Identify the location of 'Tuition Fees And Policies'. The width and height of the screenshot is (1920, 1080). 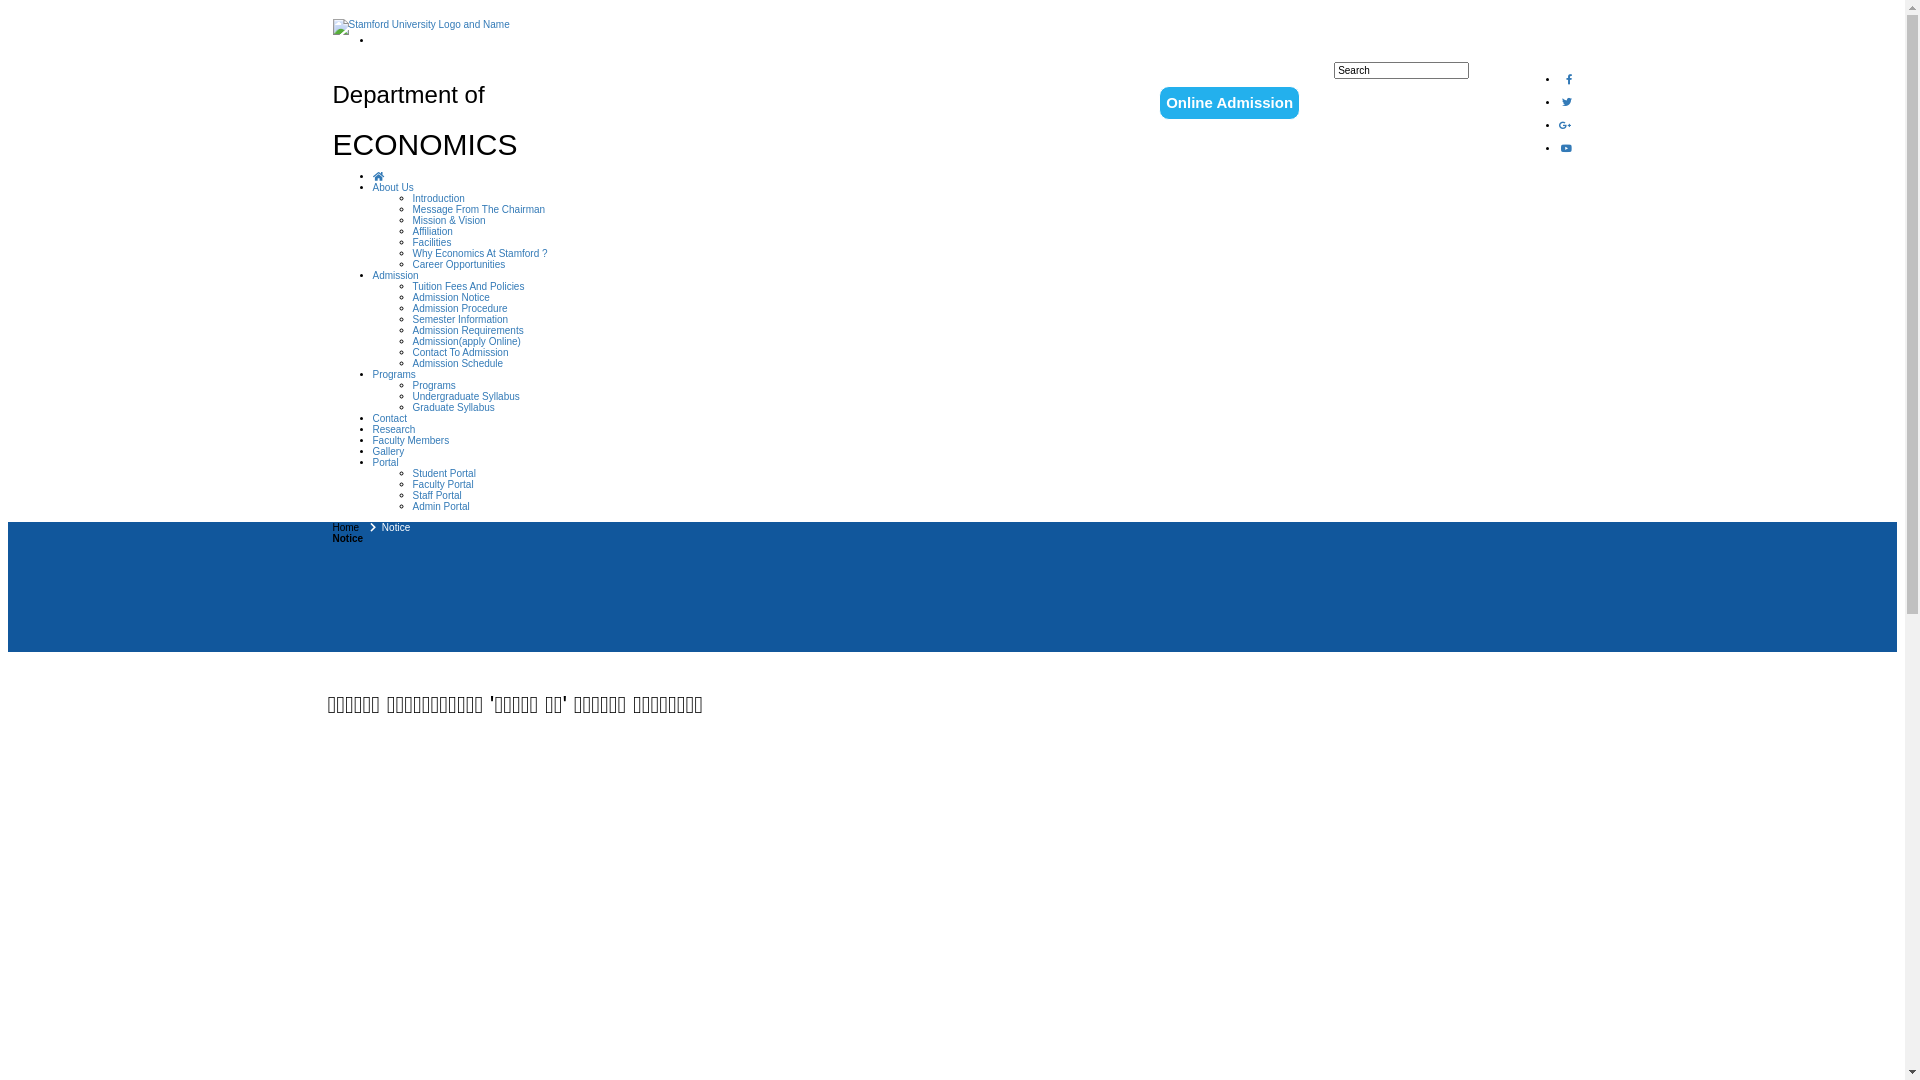
(466, 286).